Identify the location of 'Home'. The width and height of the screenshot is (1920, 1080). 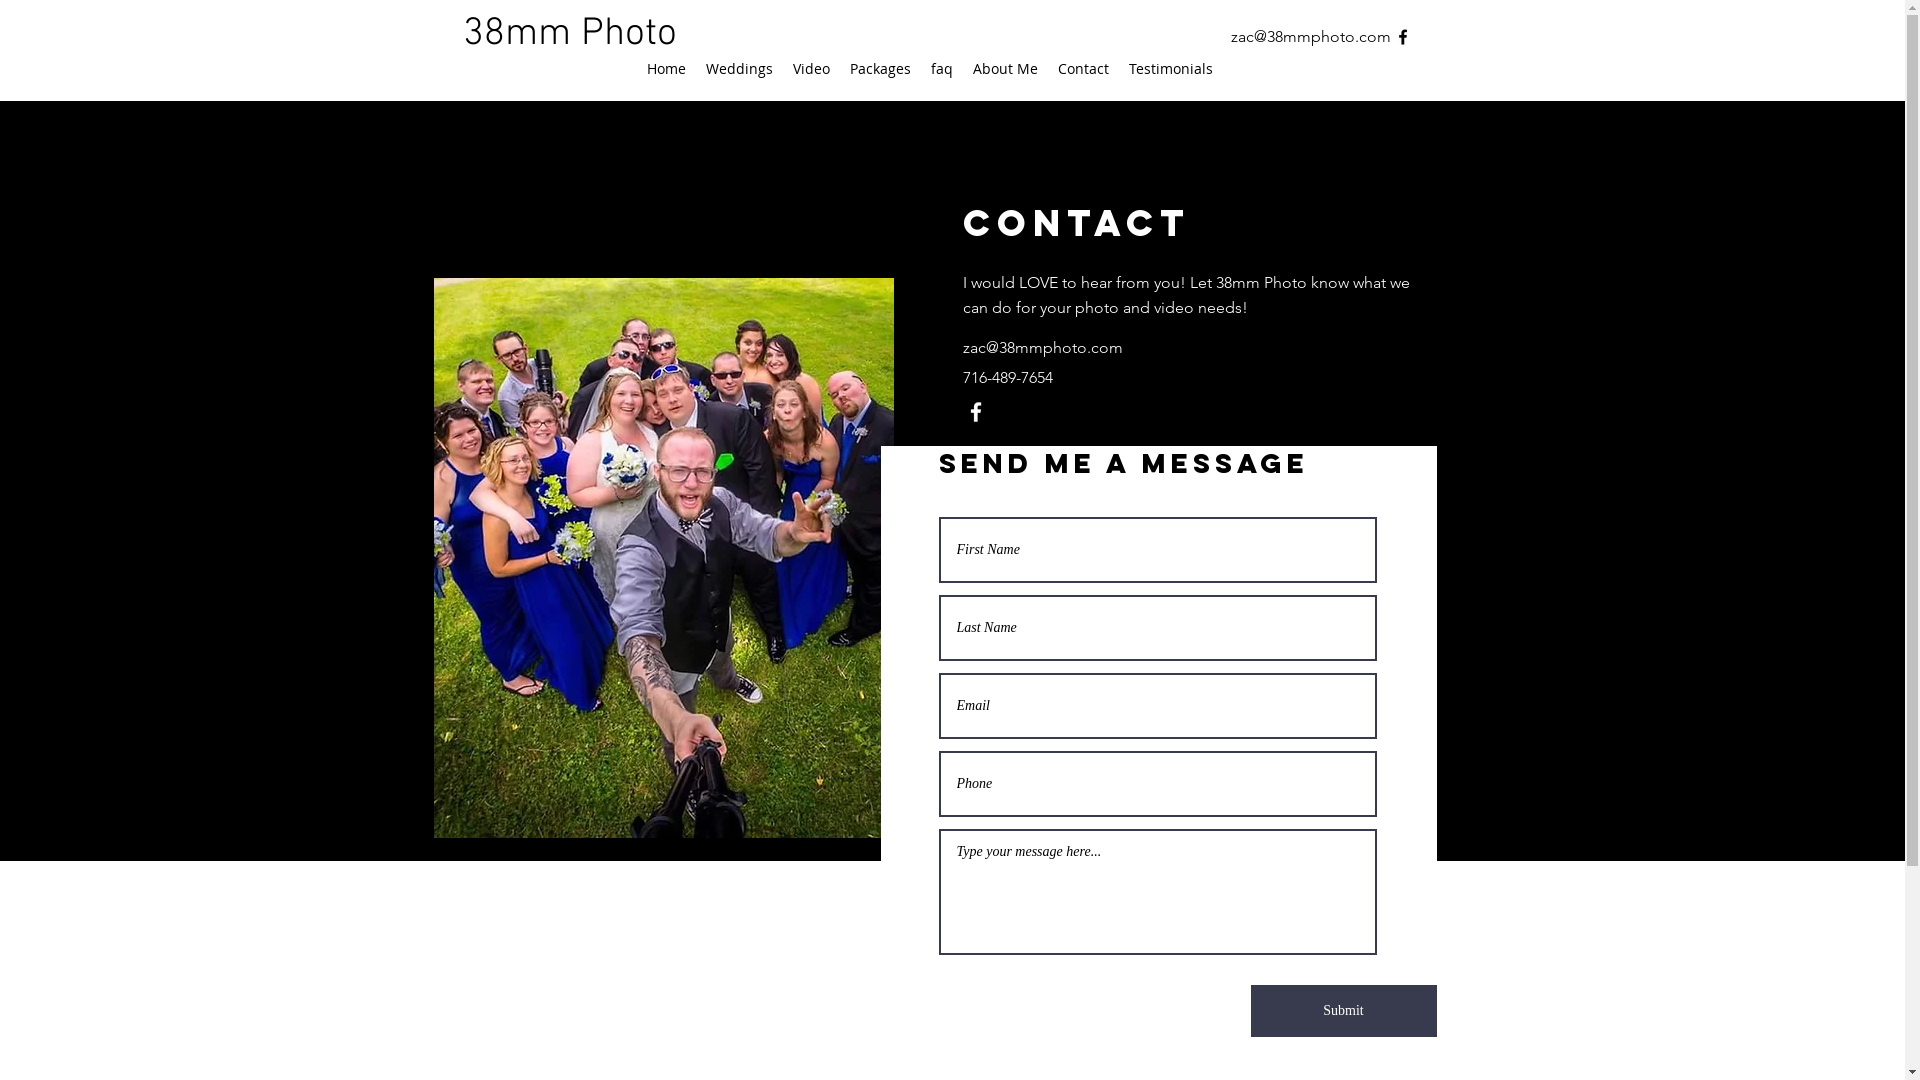
(634, 68).